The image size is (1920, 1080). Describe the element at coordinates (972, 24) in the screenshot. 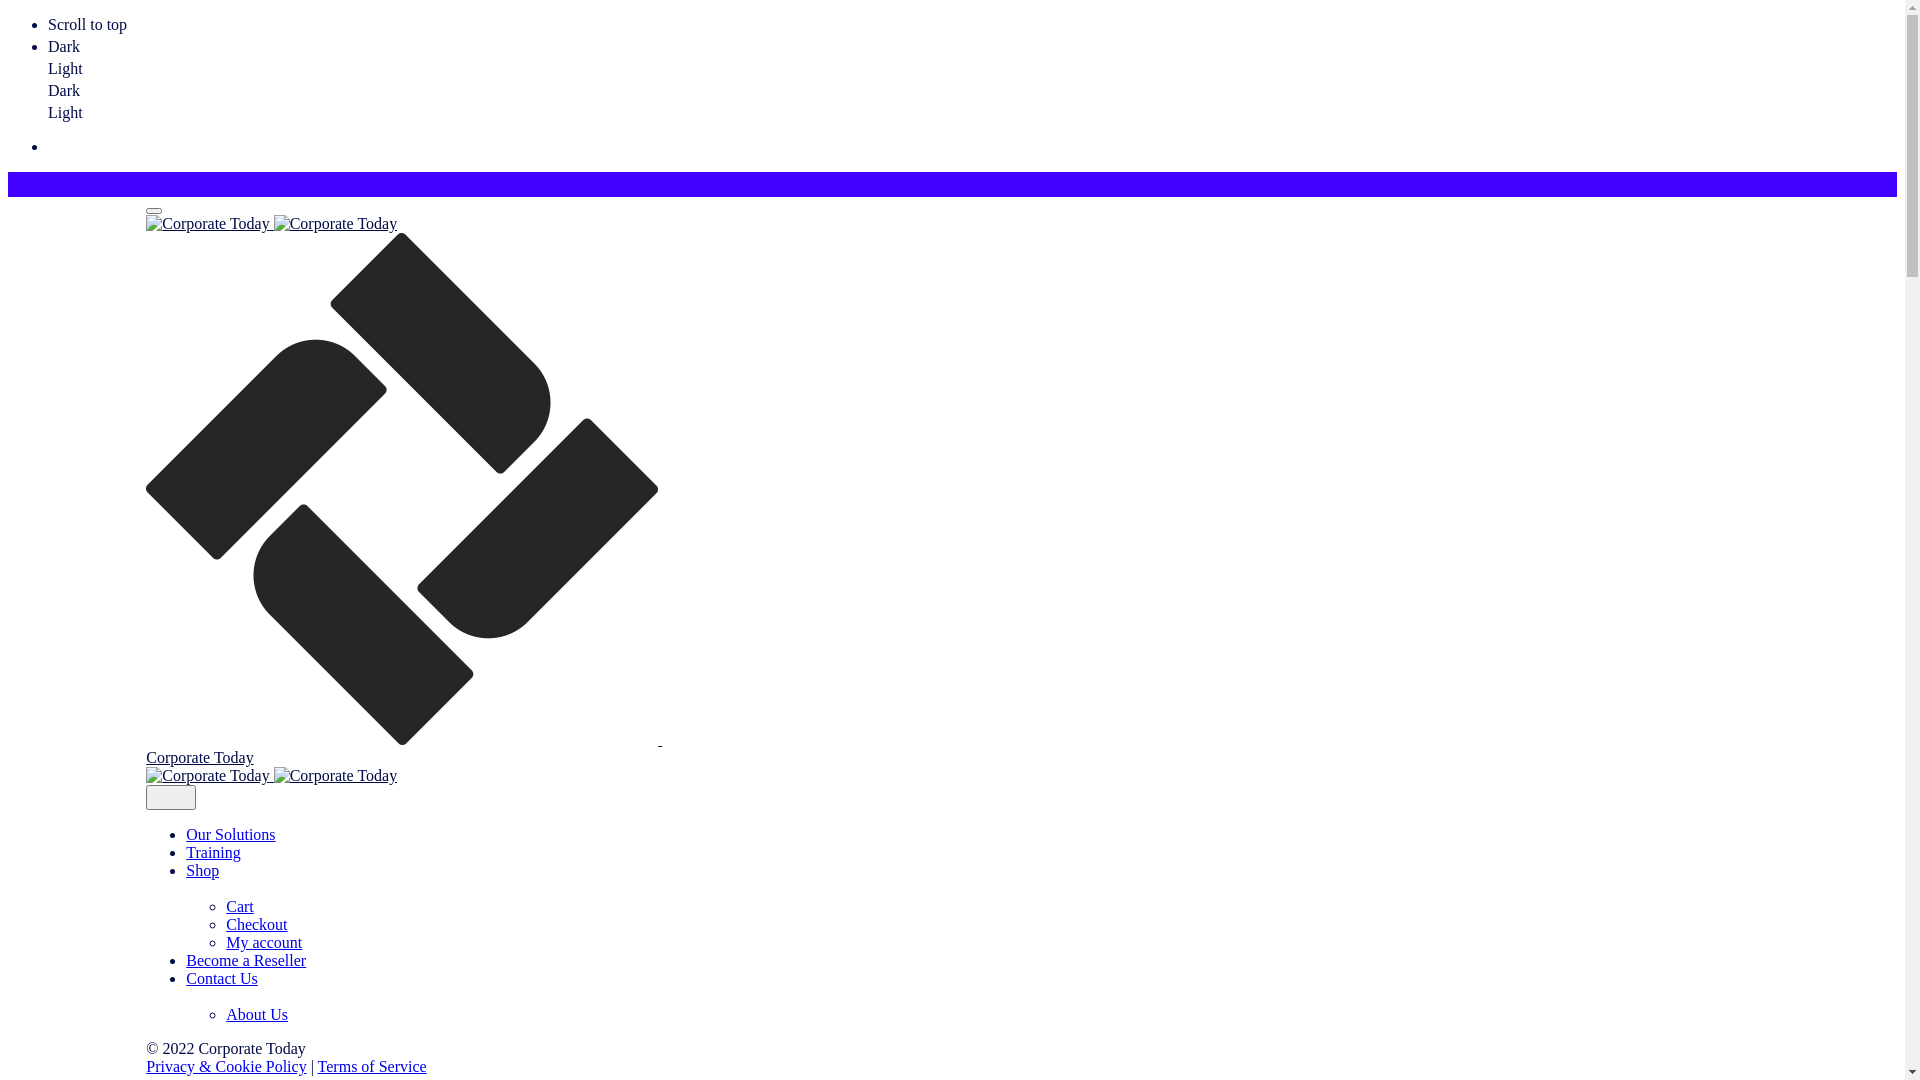

I see `'Scroll to top'` at that location.